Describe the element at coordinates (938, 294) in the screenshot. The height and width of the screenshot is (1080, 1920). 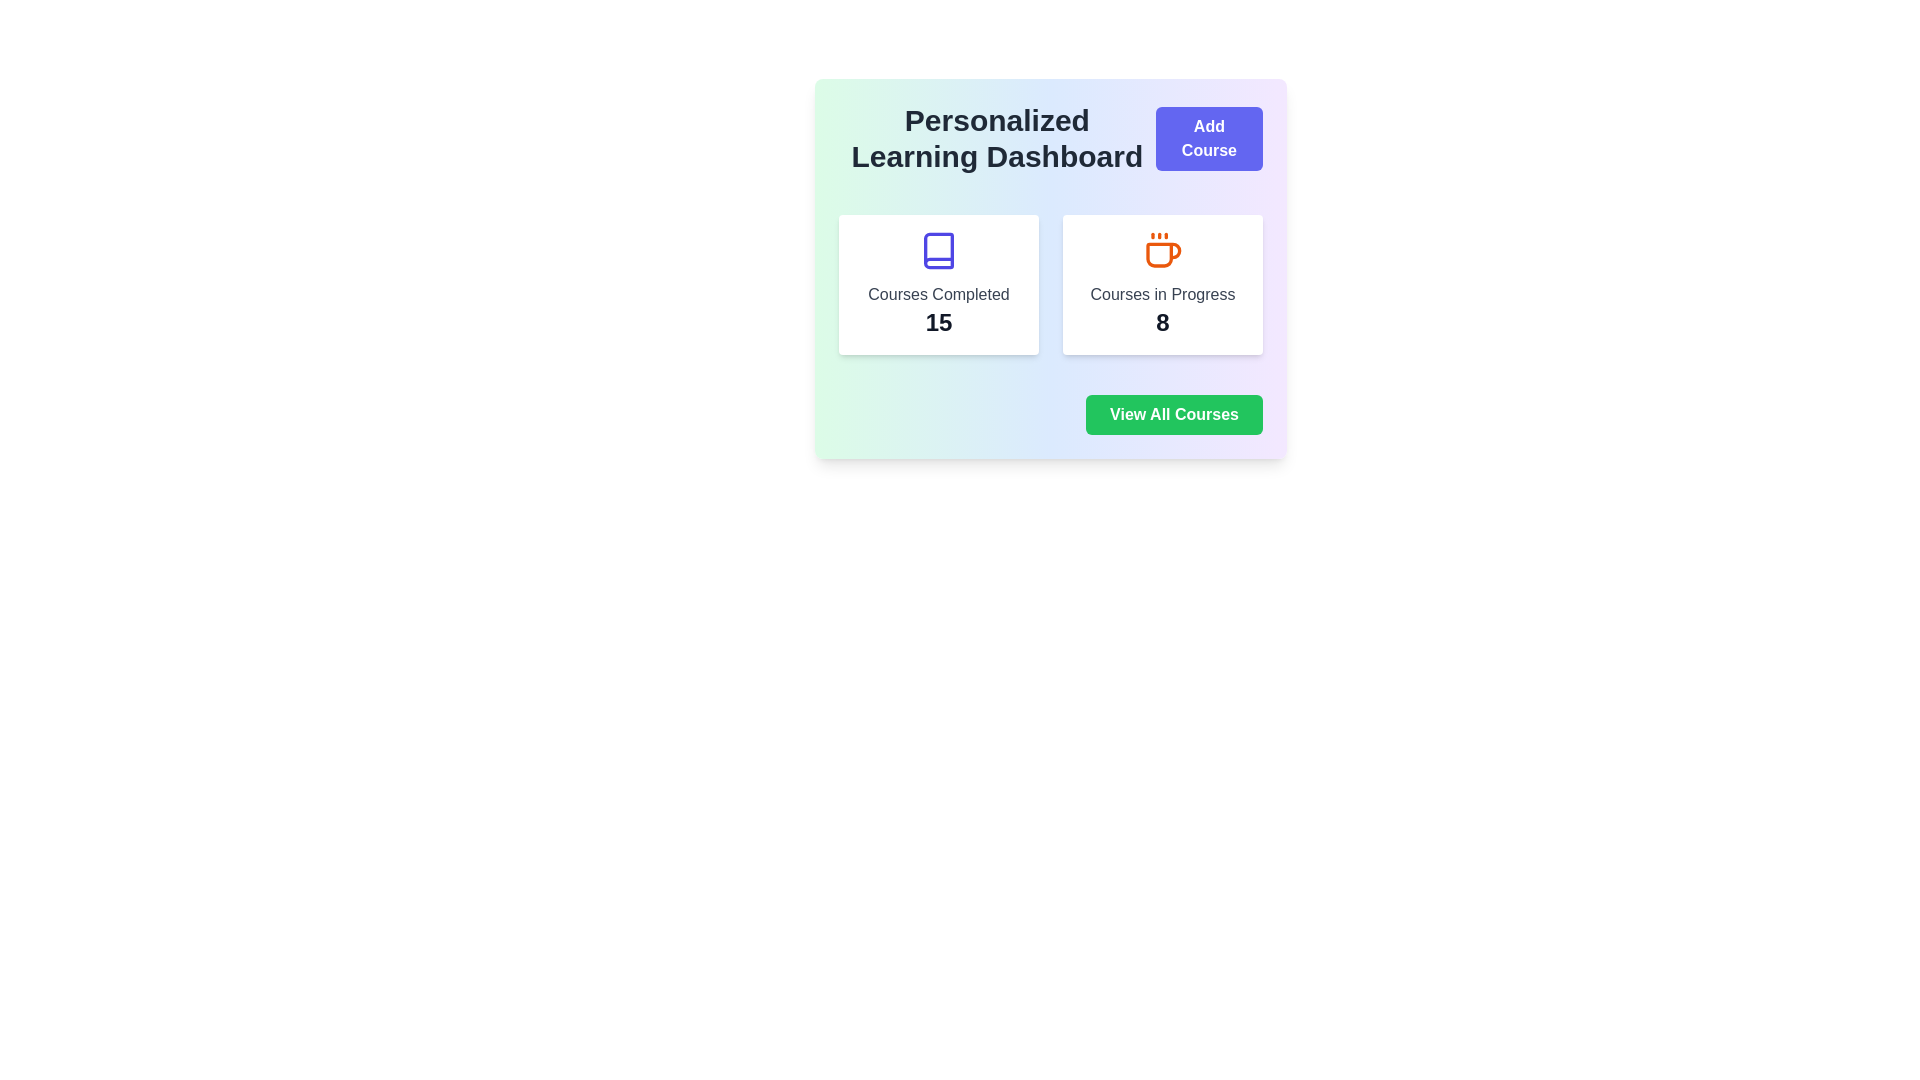
I see `the static text label element that displays 'Courses Completed', which is styled with a gray color and medium font weight, located within a card layout on the left side of the dashboard interface` at that location.